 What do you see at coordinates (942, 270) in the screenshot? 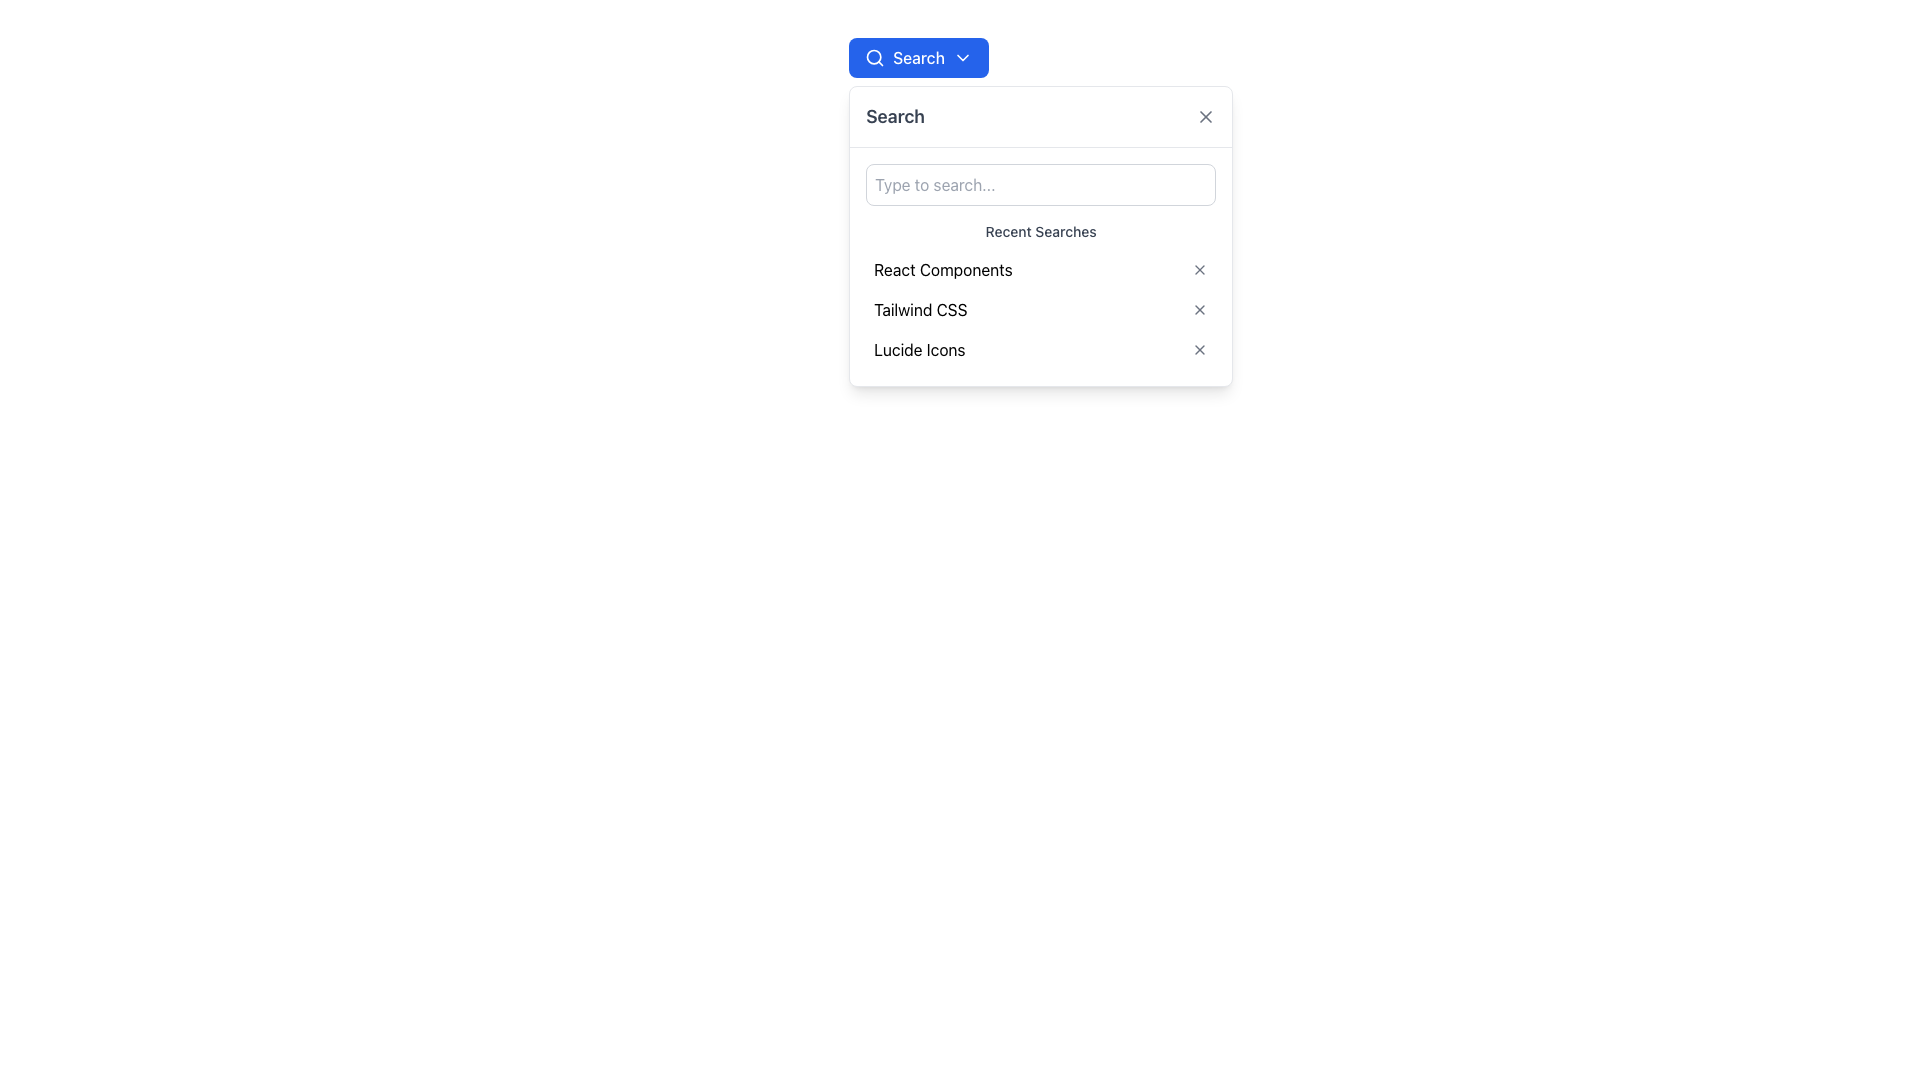
I see `the first text label in the 'Recent Searches' list` at bounding box center [942, 270].